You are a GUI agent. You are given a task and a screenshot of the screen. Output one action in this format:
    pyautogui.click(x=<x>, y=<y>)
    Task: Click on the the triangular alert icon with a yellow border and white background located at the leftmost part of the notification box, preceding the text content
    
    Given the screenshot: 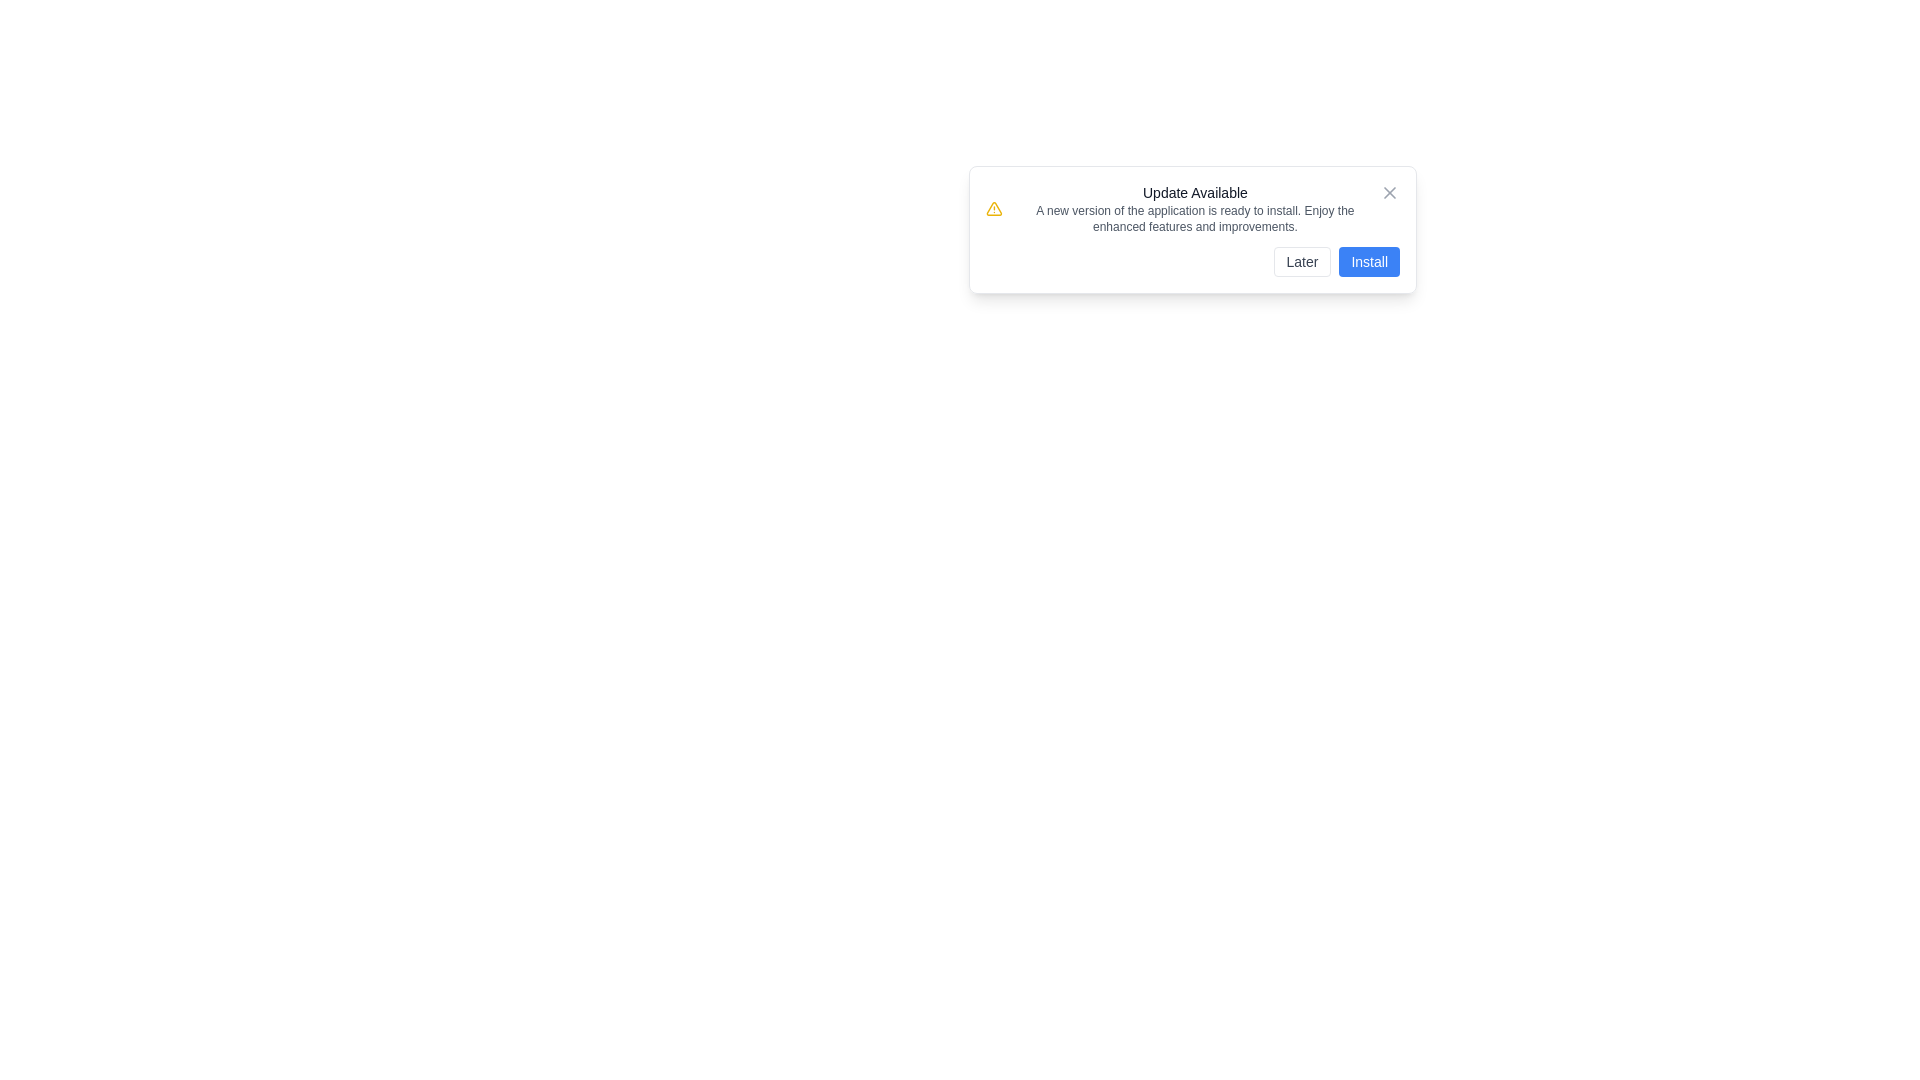 What is the action you would take?
    pyautogui.click(x=994, y=208)
    